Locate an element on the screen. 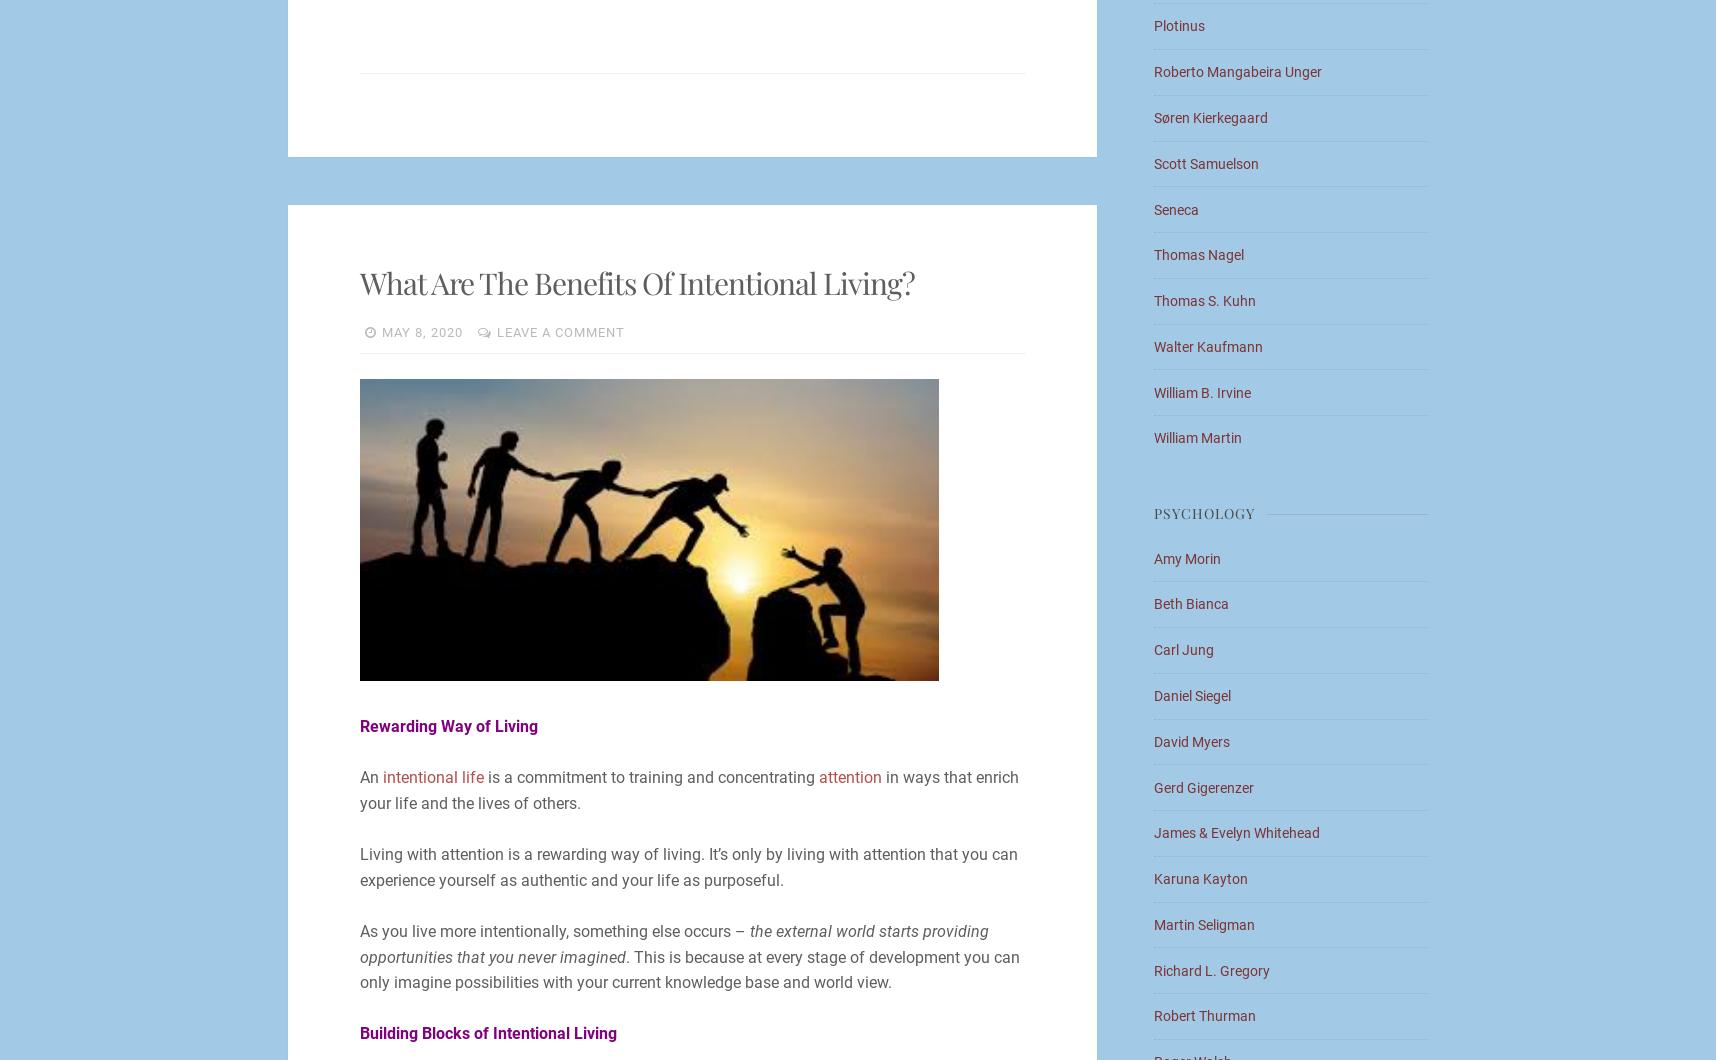  'is a commitment to training and concentrating' is located at coordinates (650, 776).